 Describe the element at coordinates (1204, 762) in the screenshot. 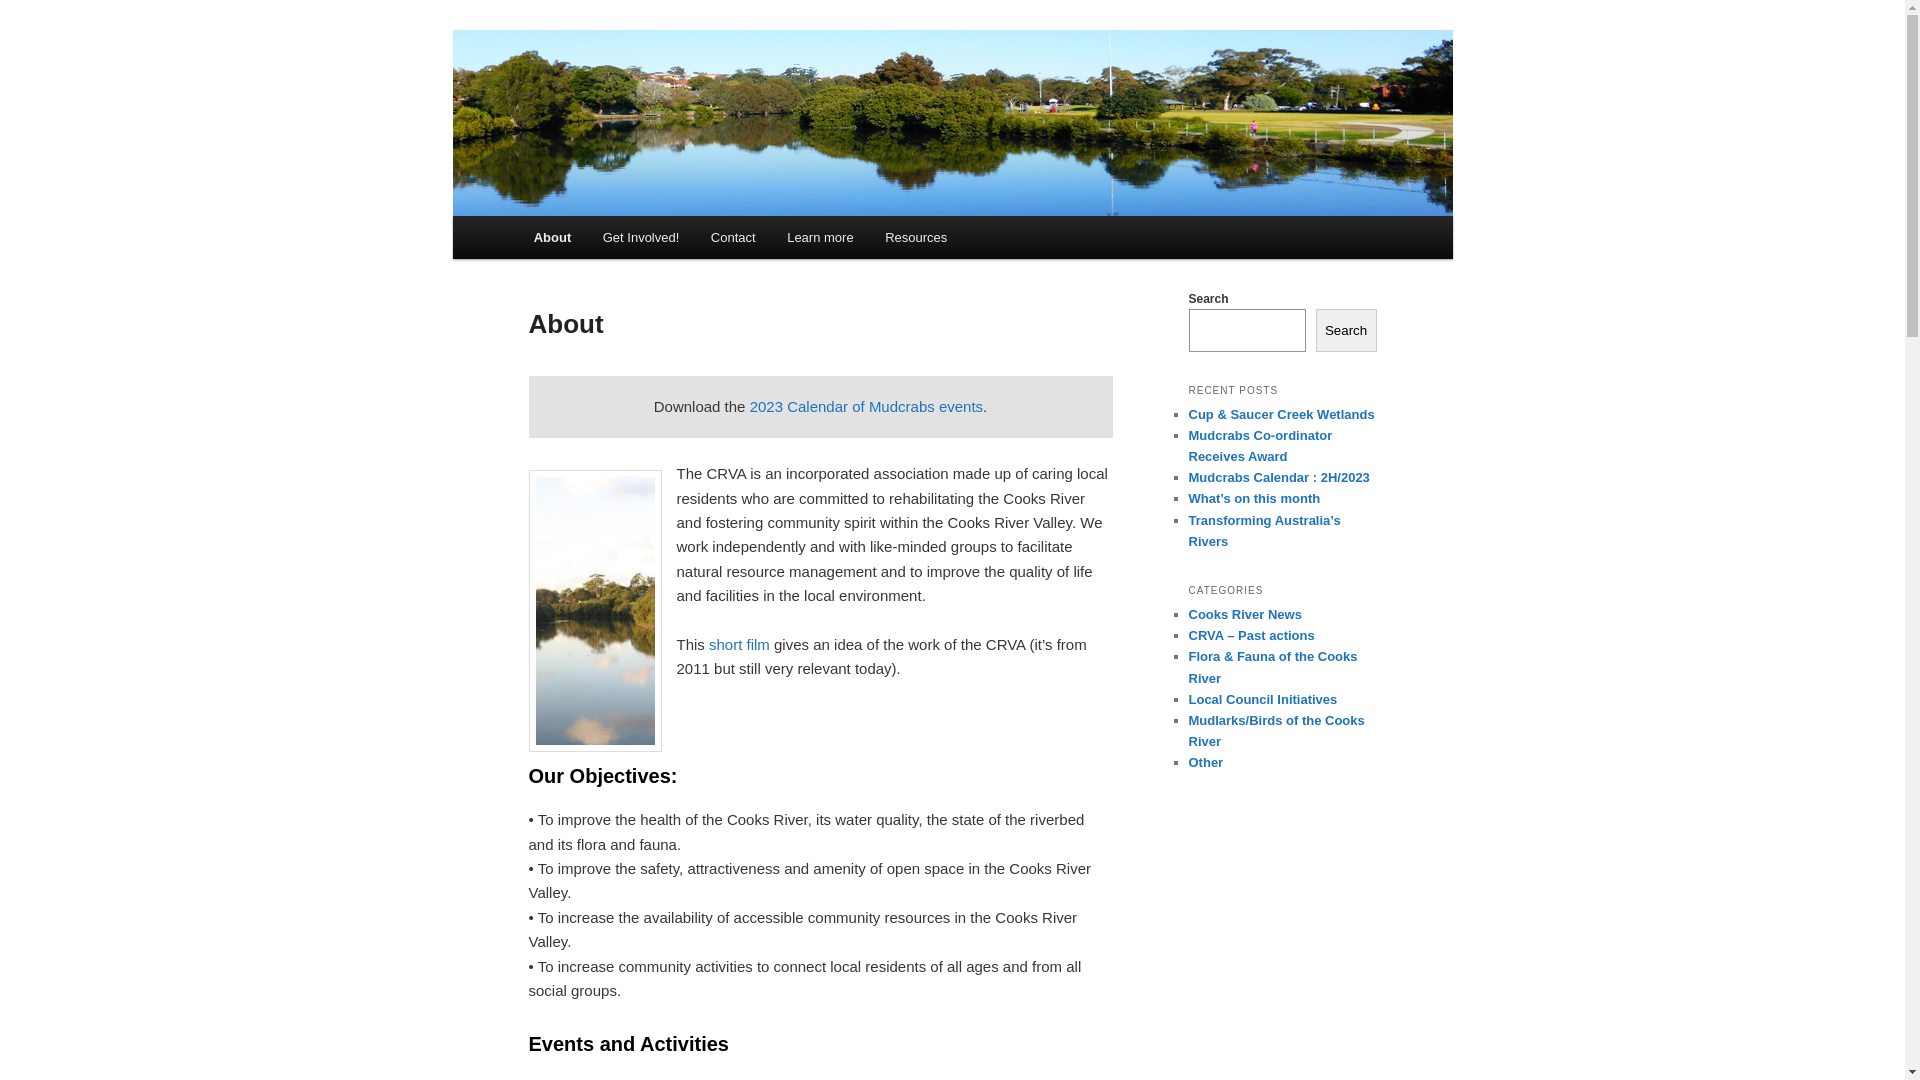

I see `'Other'` at that location.